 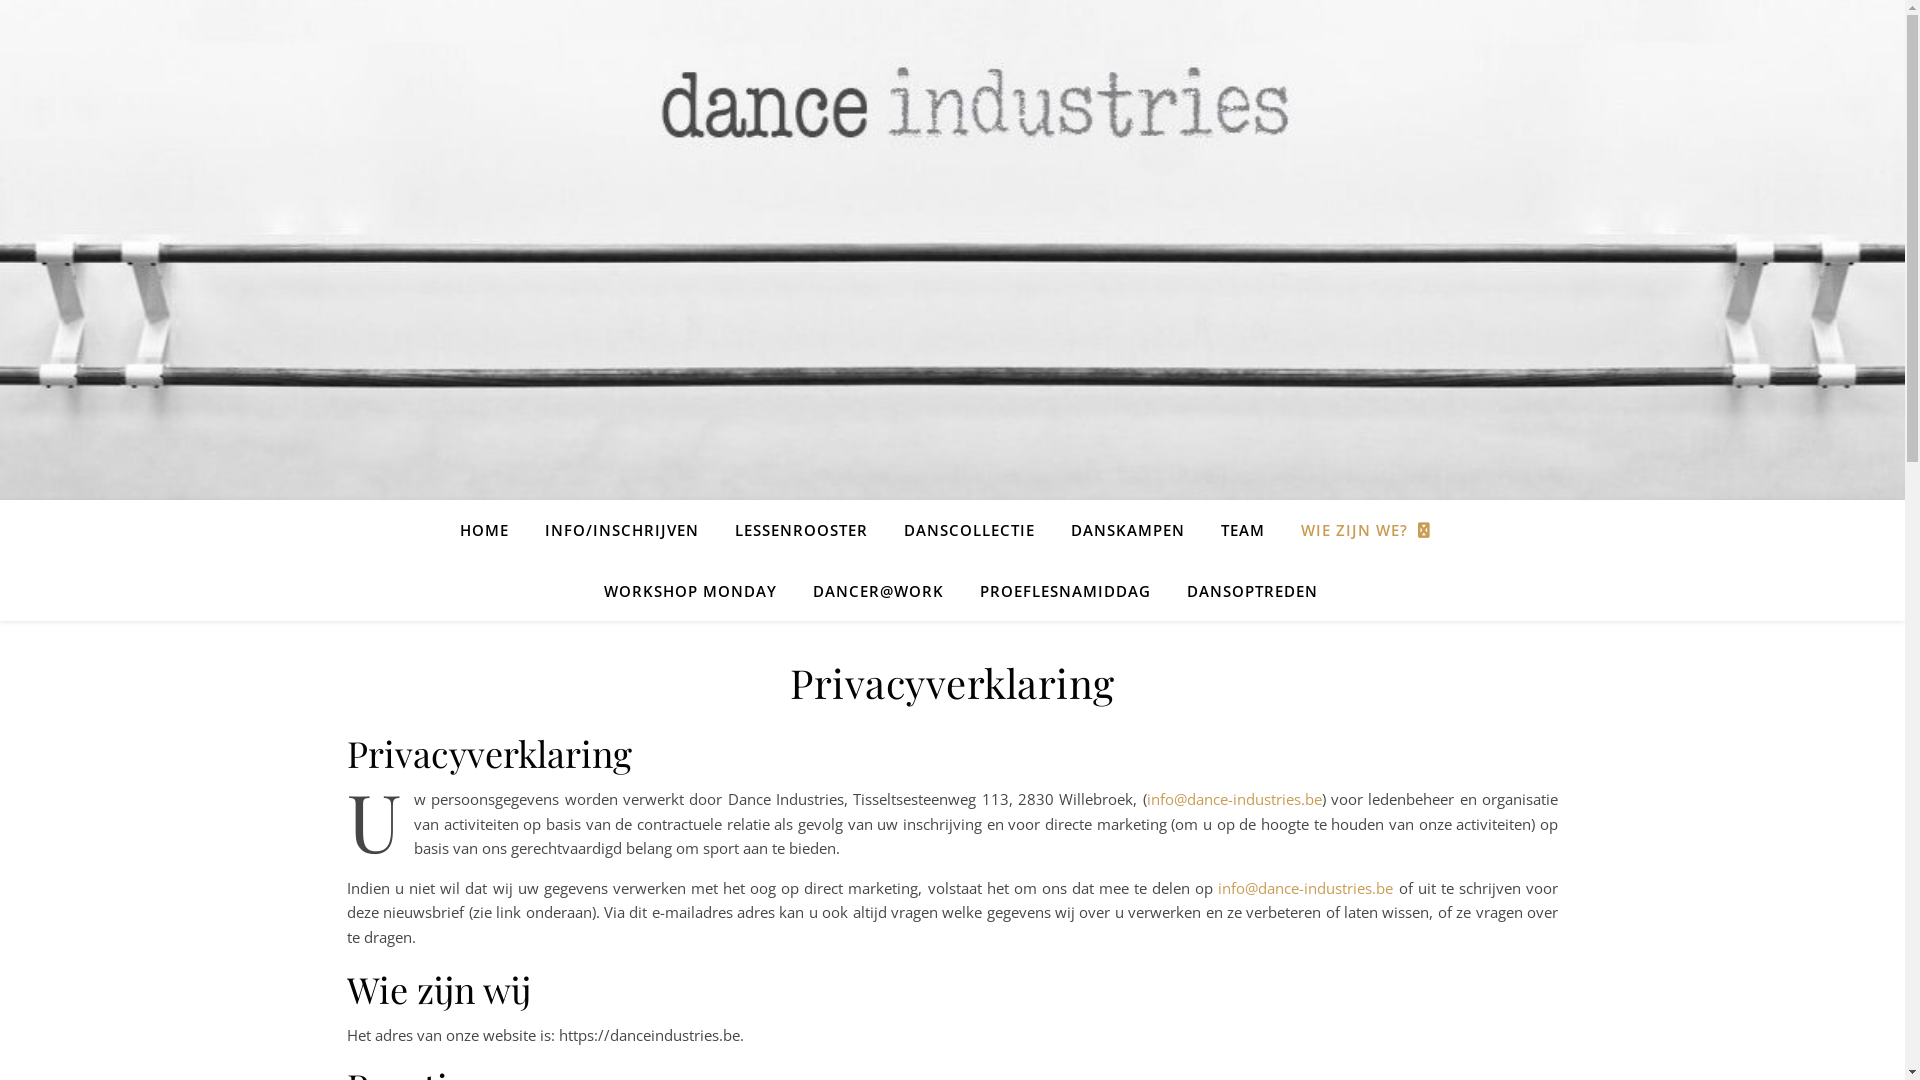 What do you see at coordinates (1363, 529) in the screenshot?
I see `'WIE ZIJN WE?'` at bounding box center [1363, 529].